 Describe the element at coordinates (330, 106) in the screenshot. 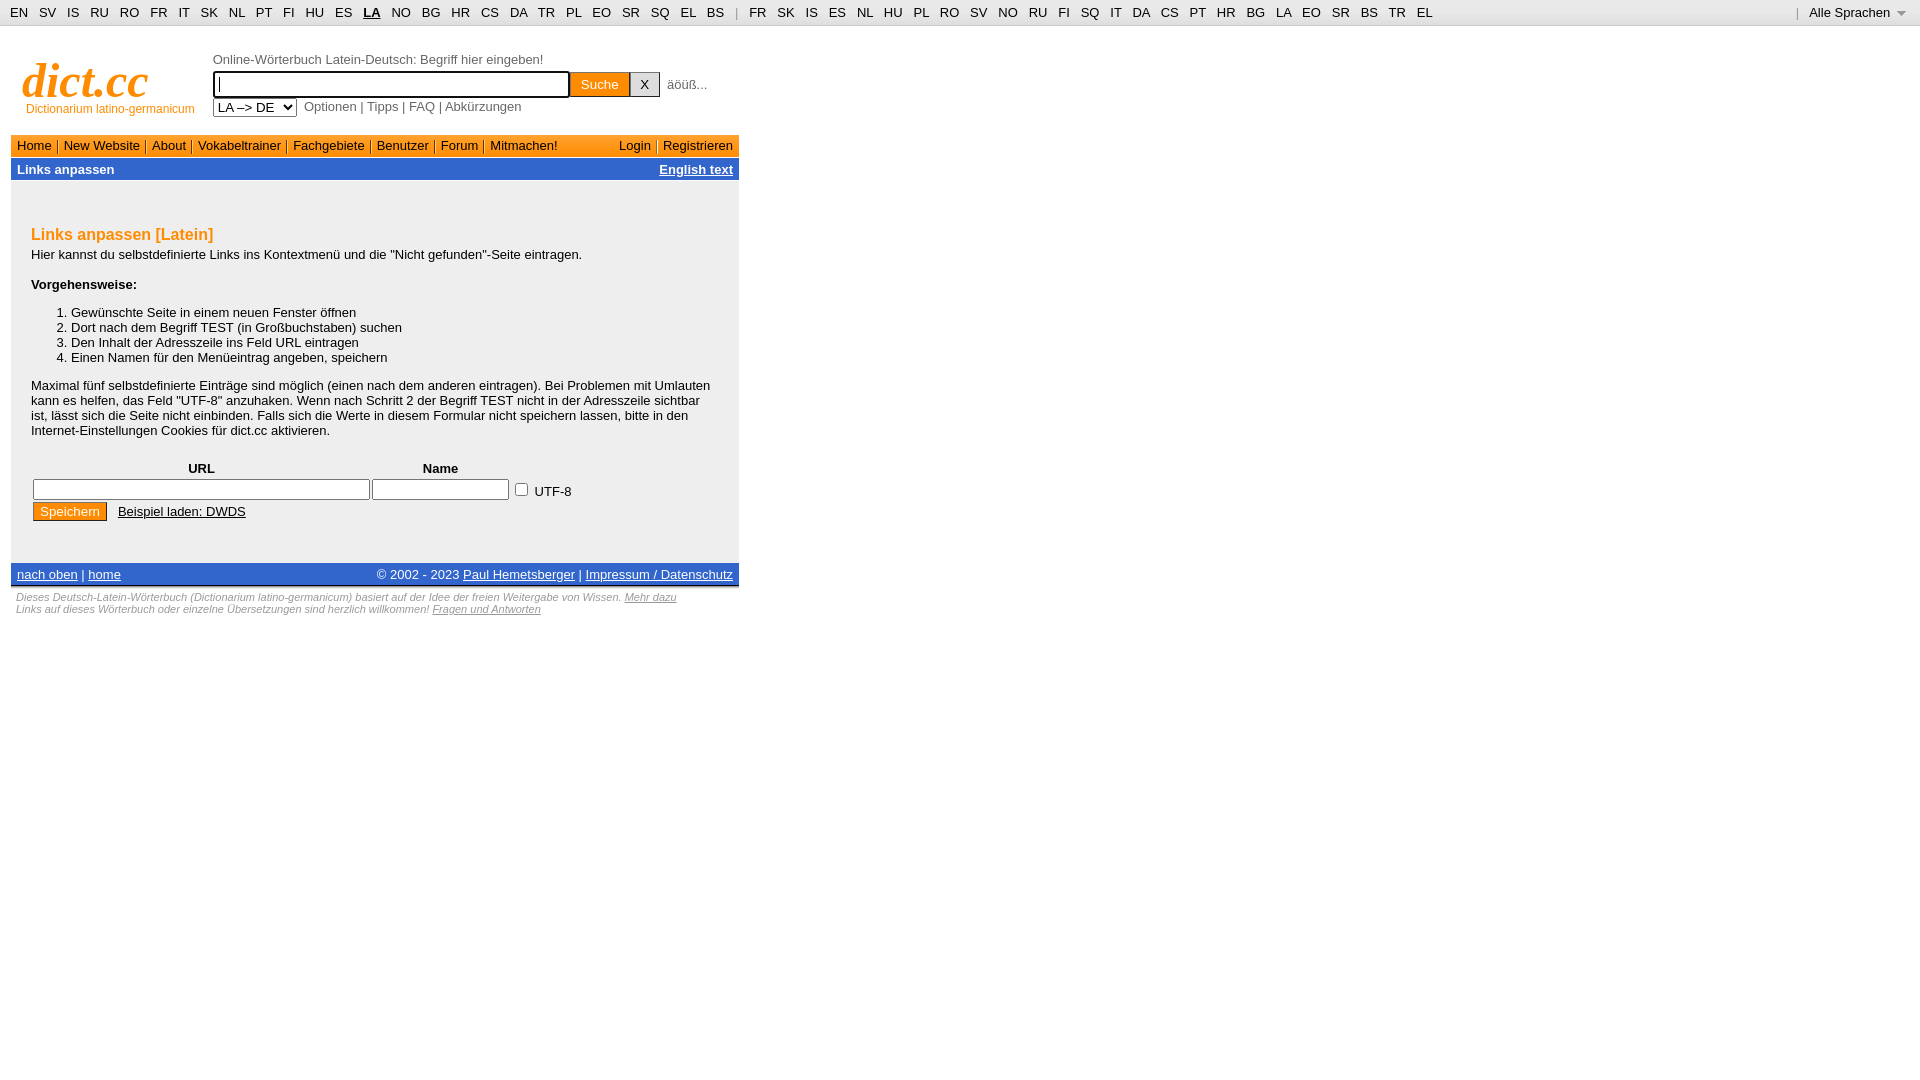

I see `'Optionen'` at that location.